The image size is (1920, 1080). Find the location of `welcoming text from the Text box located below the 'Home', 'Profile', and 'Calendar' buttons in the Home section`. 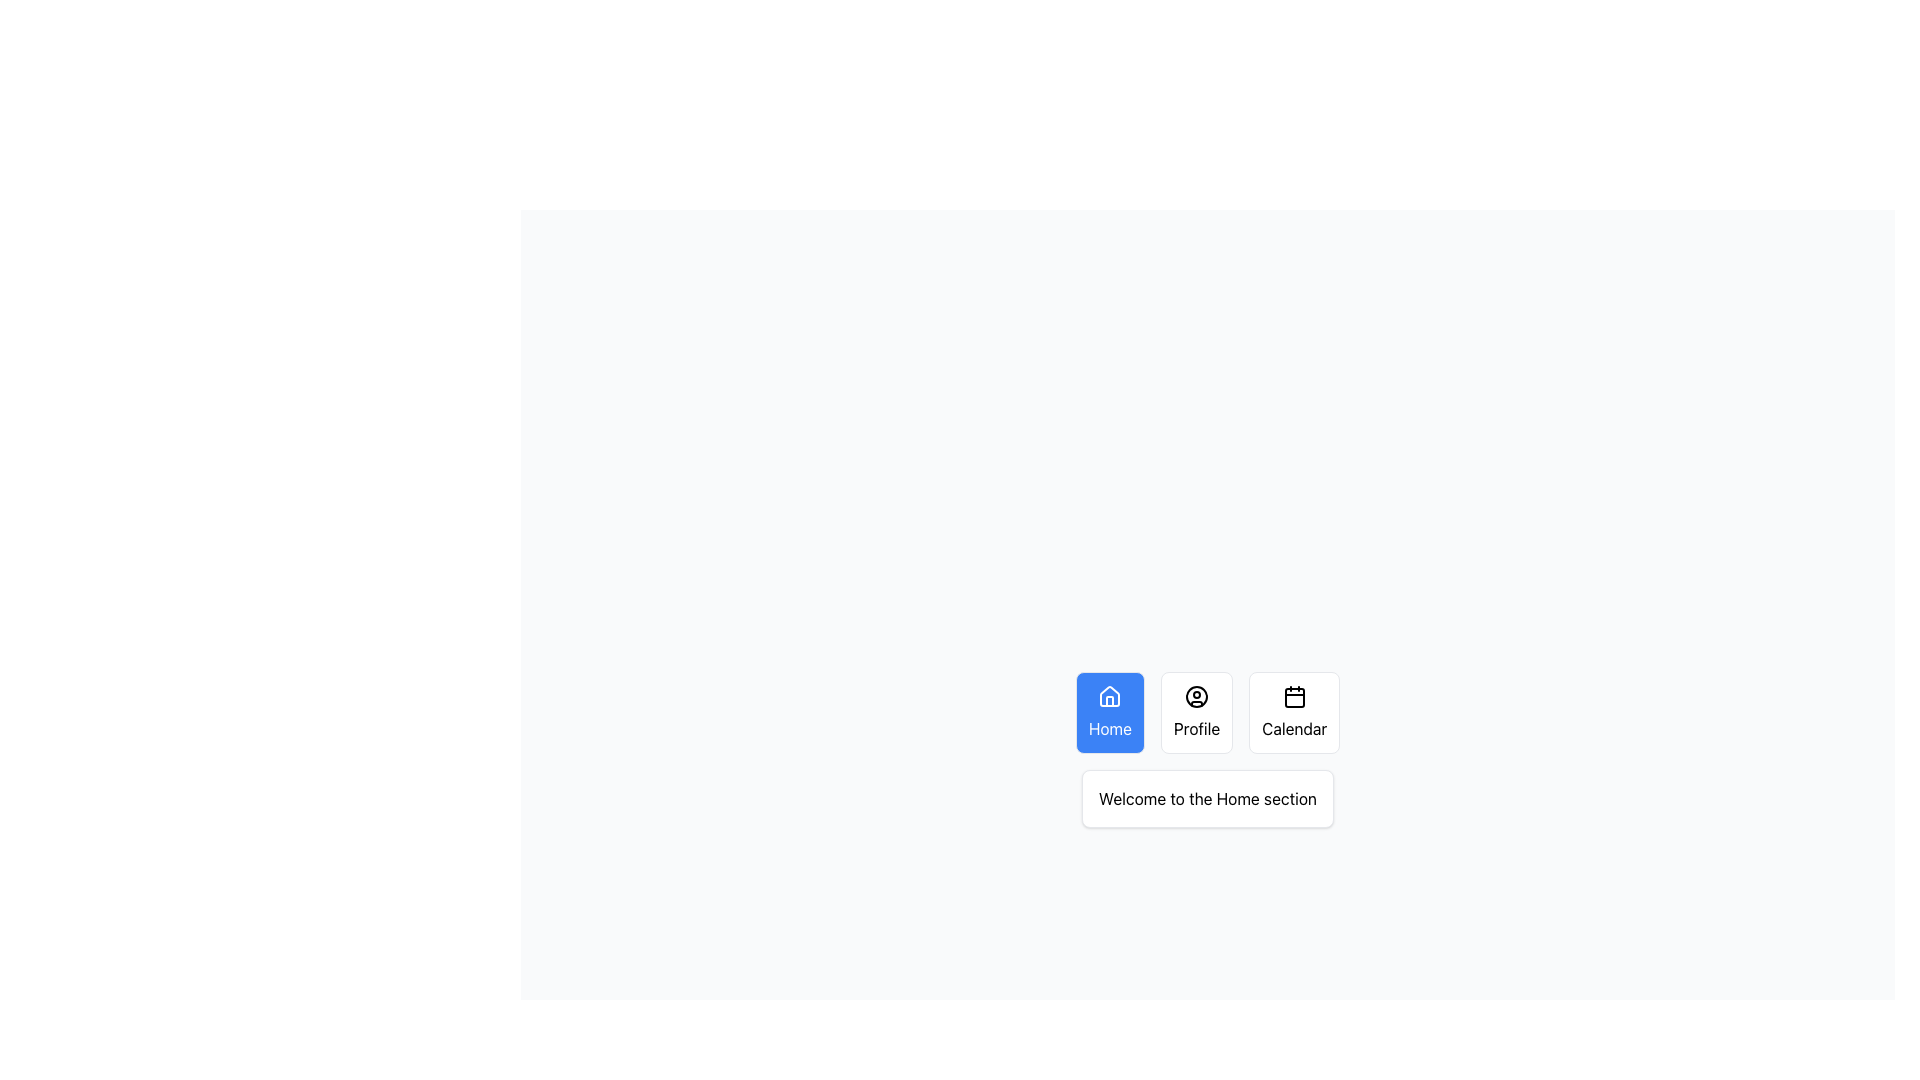

welcoming text from the Text box located below the 'Home', 'Profile', and 'Calendar' buttons in the Home section is located at coordinates (1207, 797).